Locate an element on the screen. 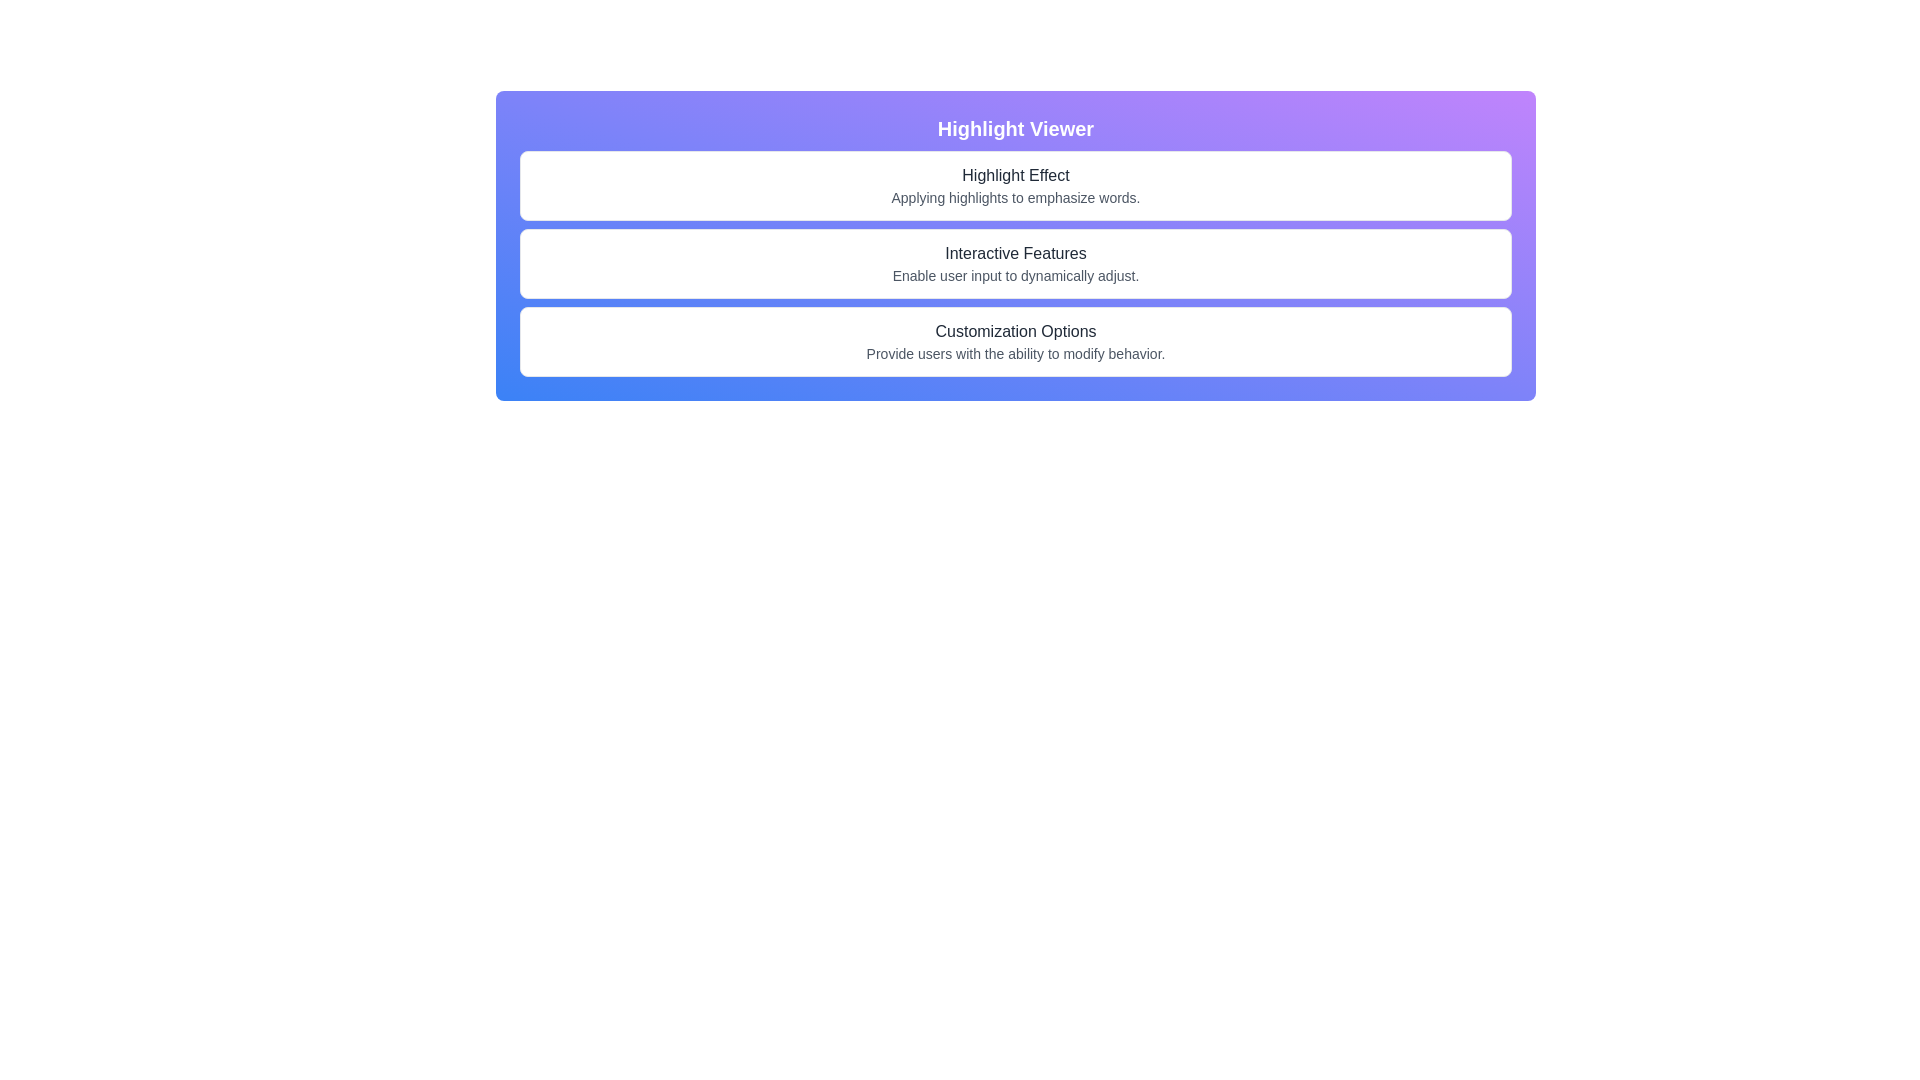 Image resolution: width=1920 pixels, height=1080 pixels. the character 'u' in the word 'Features', which is part of the textual label providing descriptive information about interactive features, located below the header 'Highlight Viewer' is located at coordinates (1059, 252).